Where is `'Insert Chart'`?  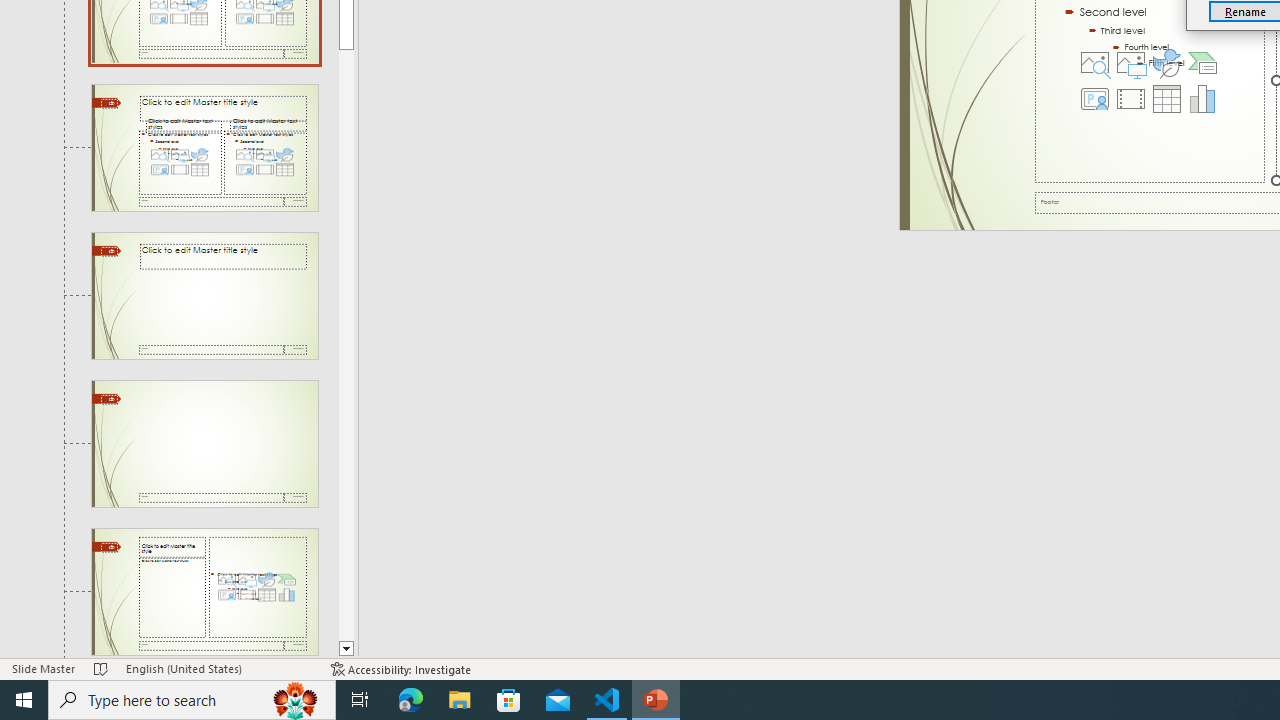 'Insert Chart' is located at coordinates (1201, 99).